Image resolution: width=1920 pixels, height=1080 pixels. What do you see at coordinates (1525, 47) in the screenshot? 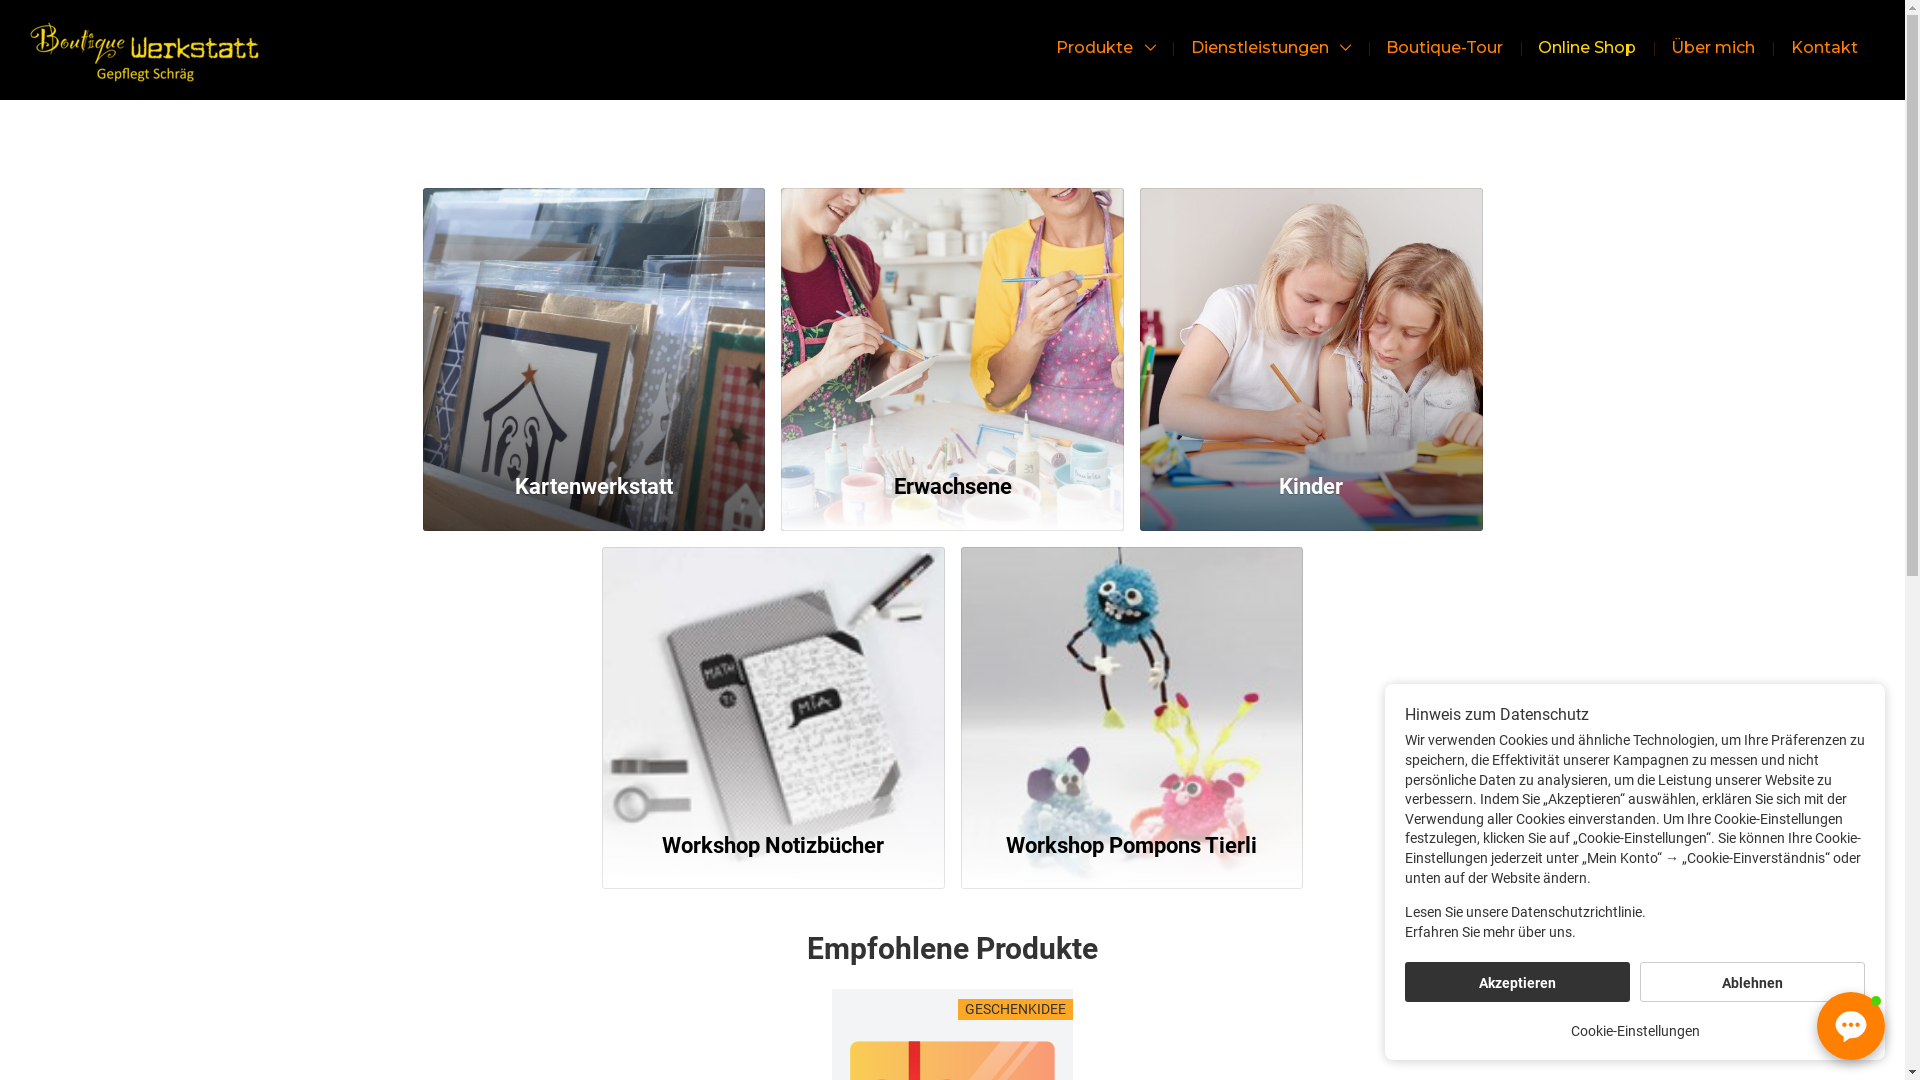
I see `'Online Shop'` at bounding box center [1525, 47].